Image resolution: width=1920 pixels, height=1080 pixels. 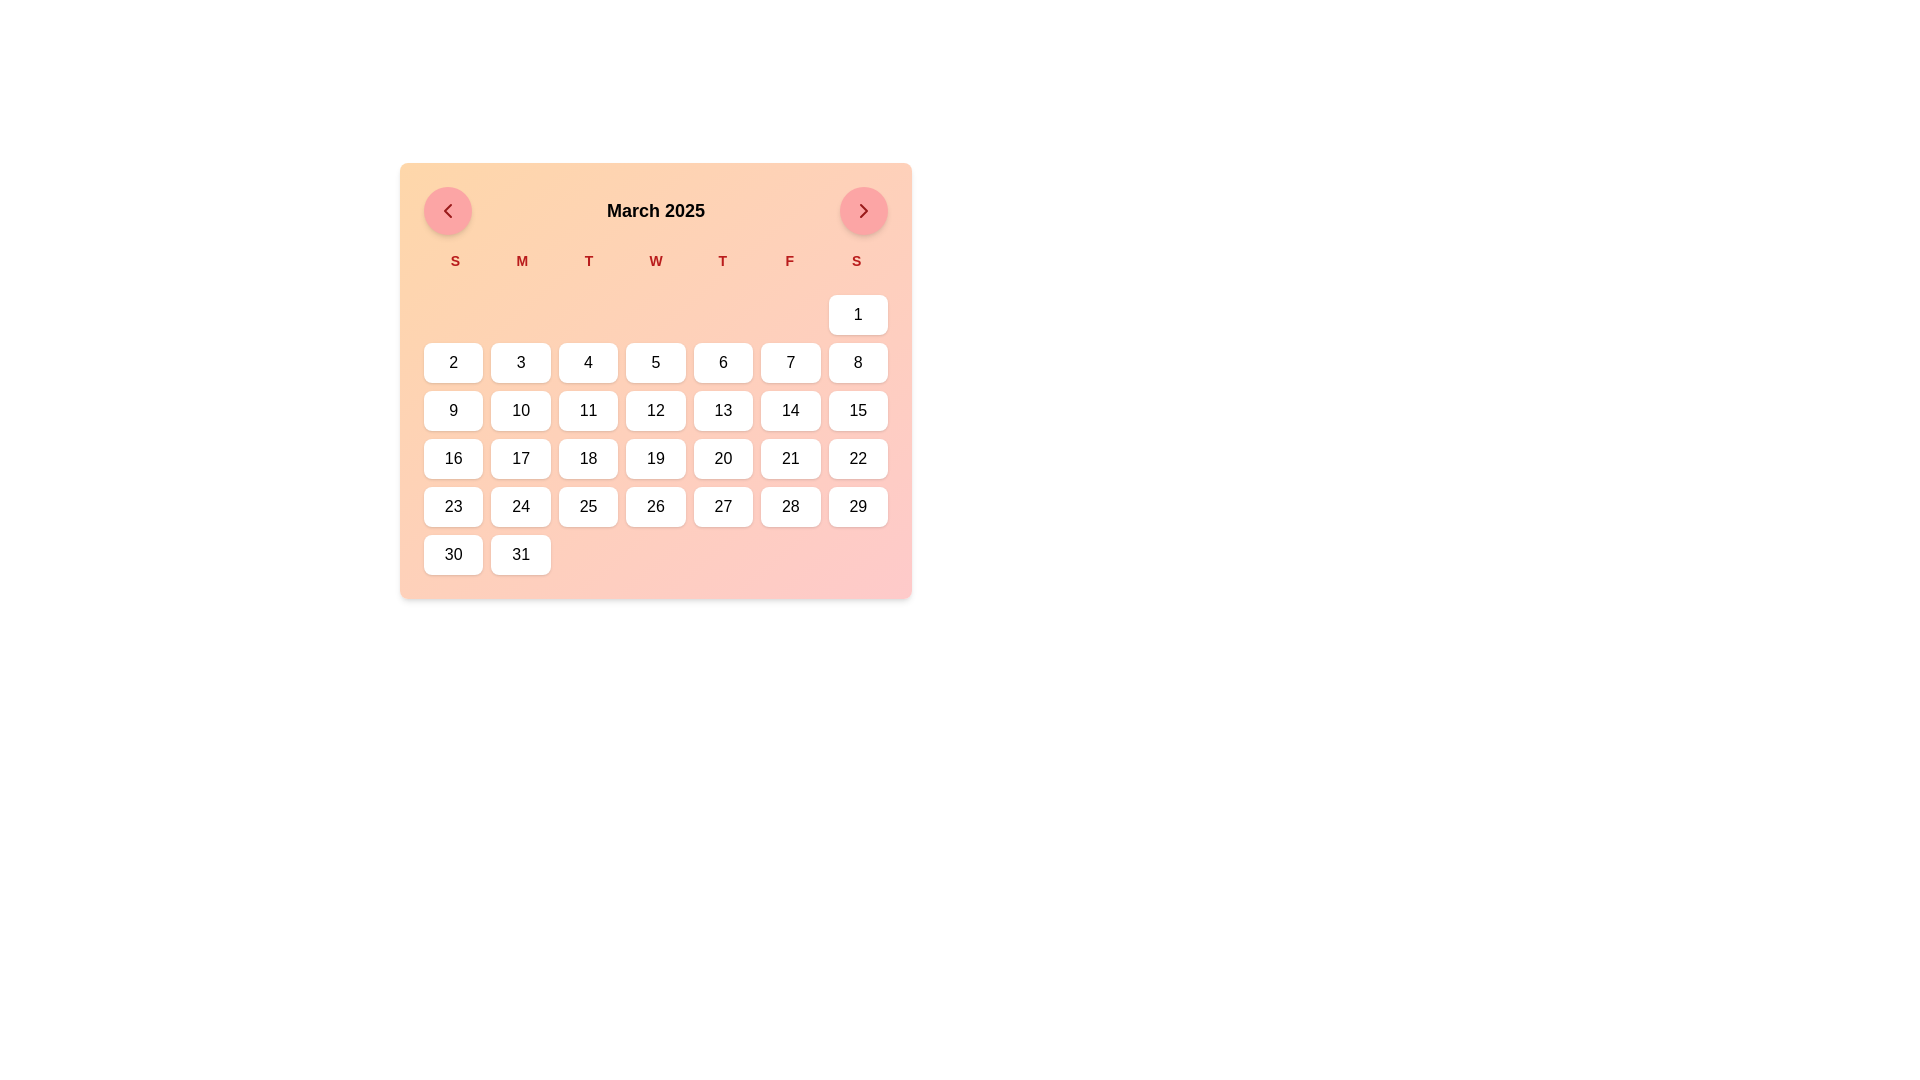 What do you see at coordinates (722, 459) in the screenshot?
I see `the button that selects the date '20'` at bounding box center [722, 459].